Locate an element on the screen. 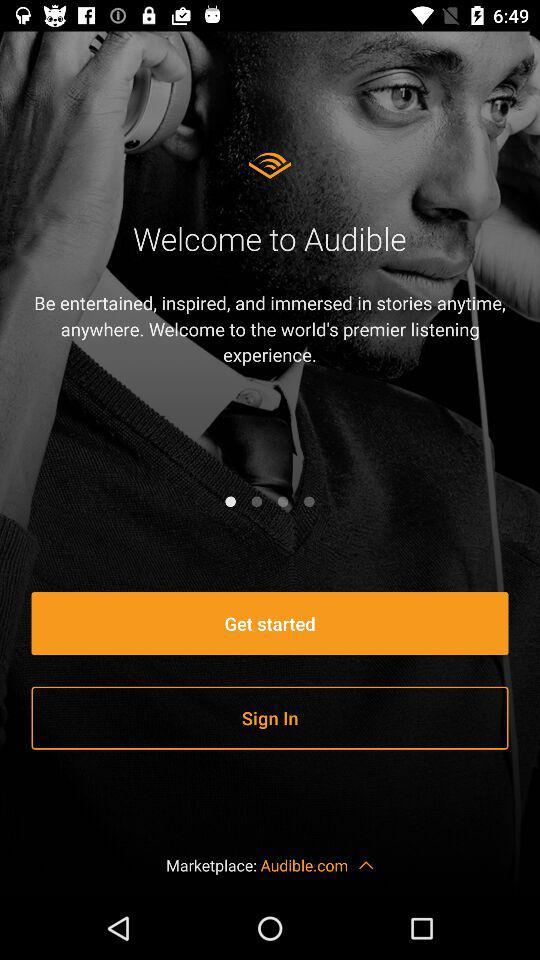  right swipe is located at coordinates (256, 500).